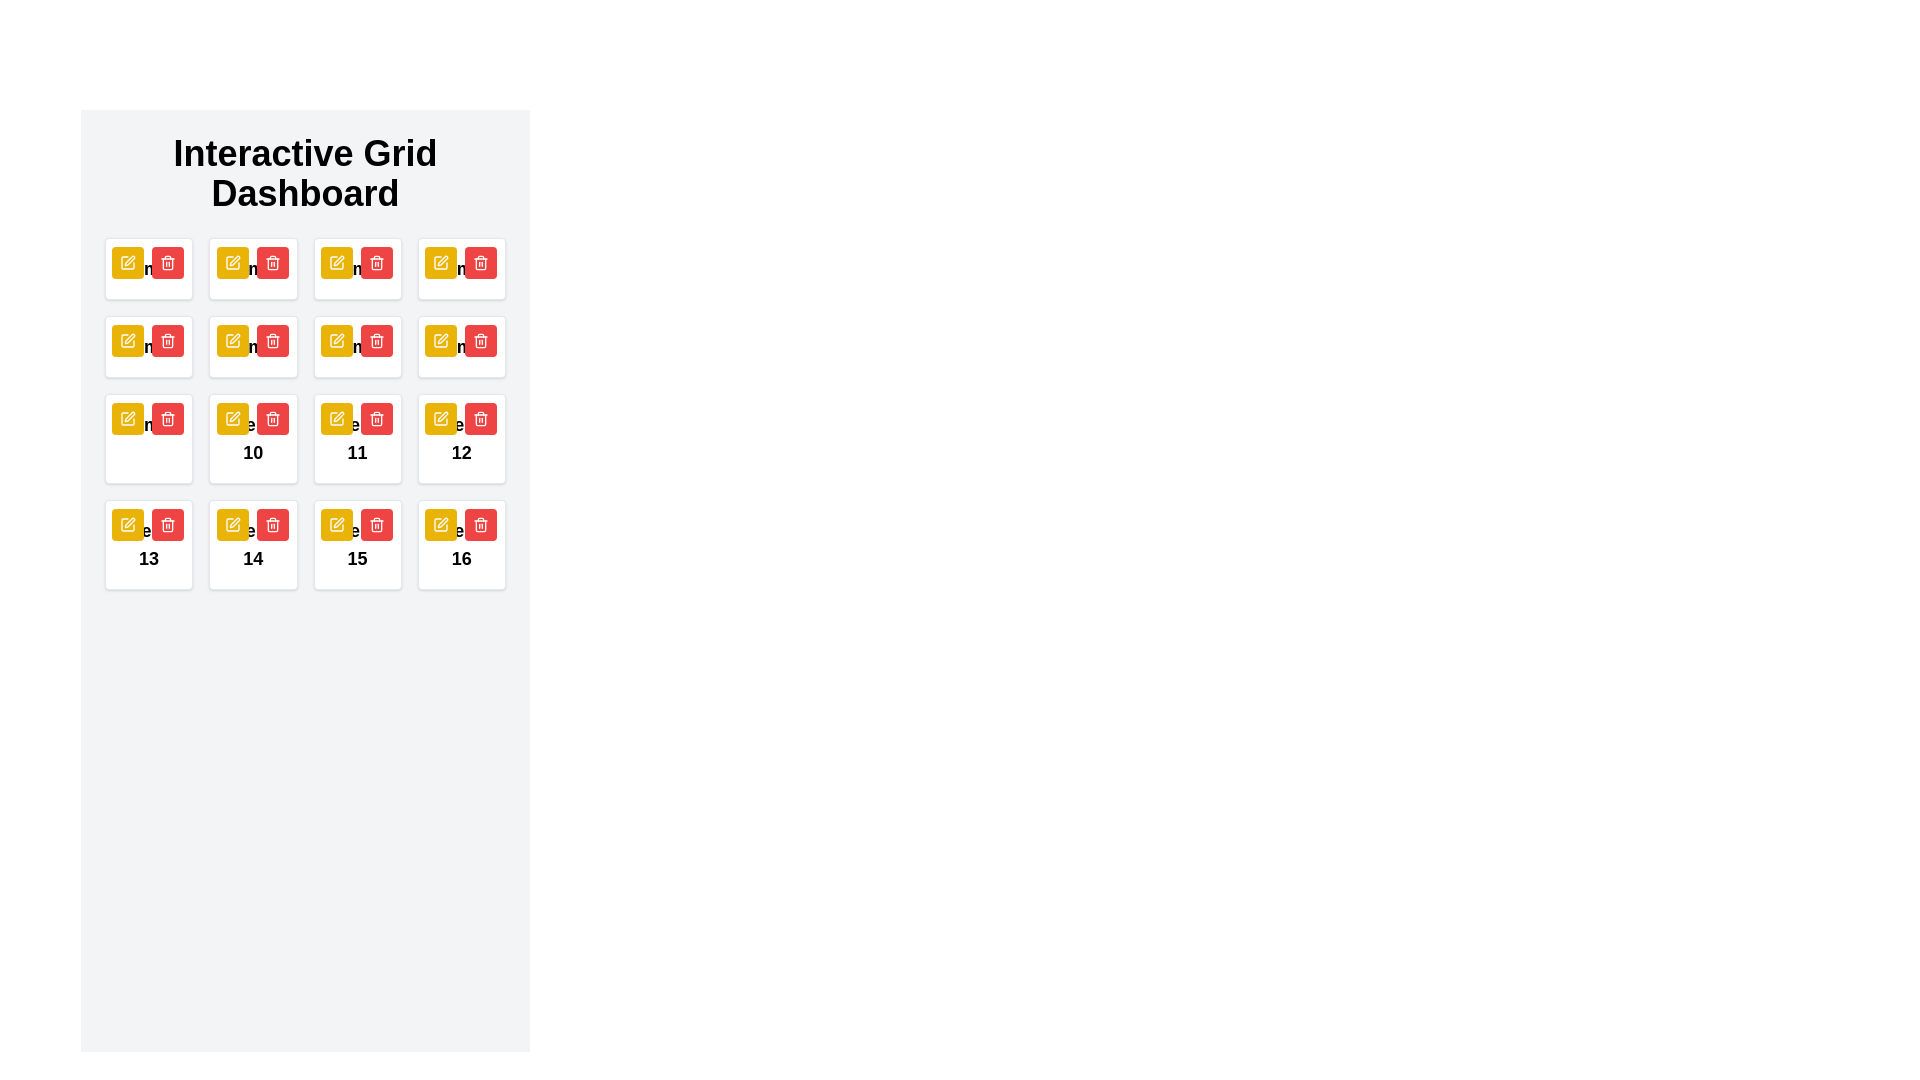  I want to click on the trash icon button located in the first row and third column of the grid dashboard to initiate a delete action, so click(271, 261).